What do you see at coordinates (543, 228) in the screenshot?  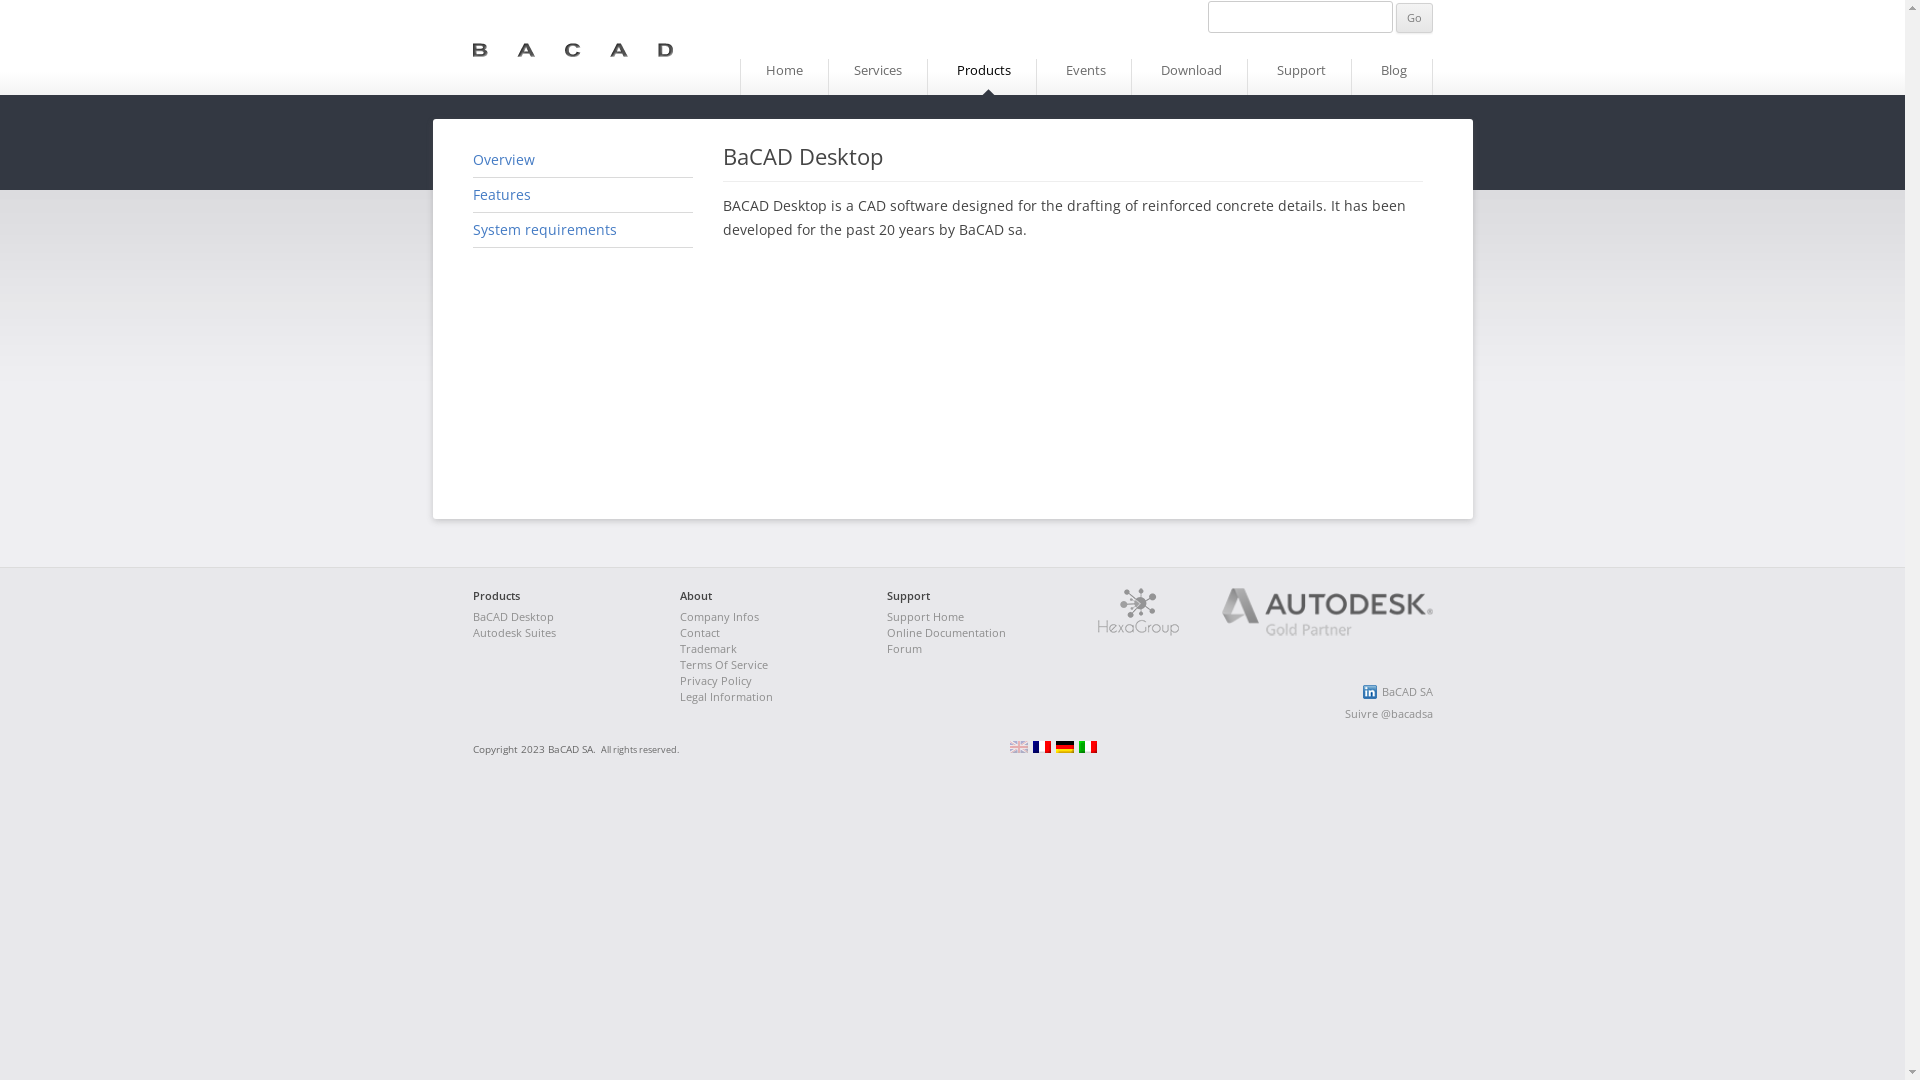 I see `'System requirements'` at bounding box center [543, 228].